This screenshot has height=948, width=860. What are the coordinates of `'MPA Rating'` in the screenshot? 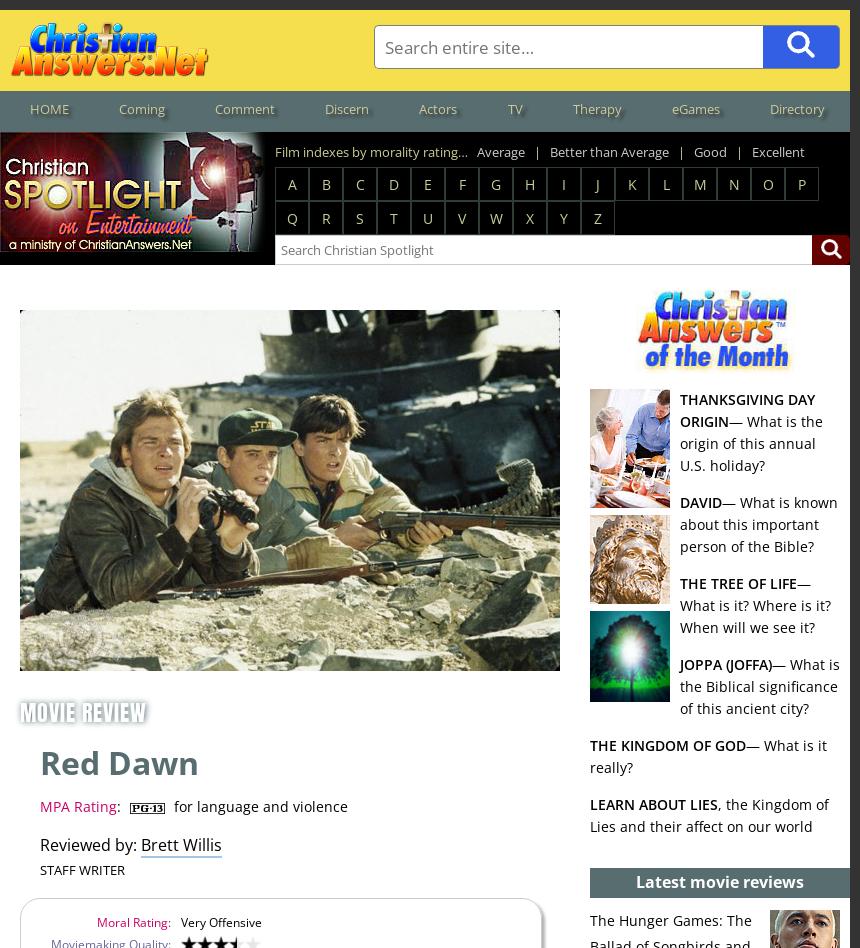 It's located at (77, 806).